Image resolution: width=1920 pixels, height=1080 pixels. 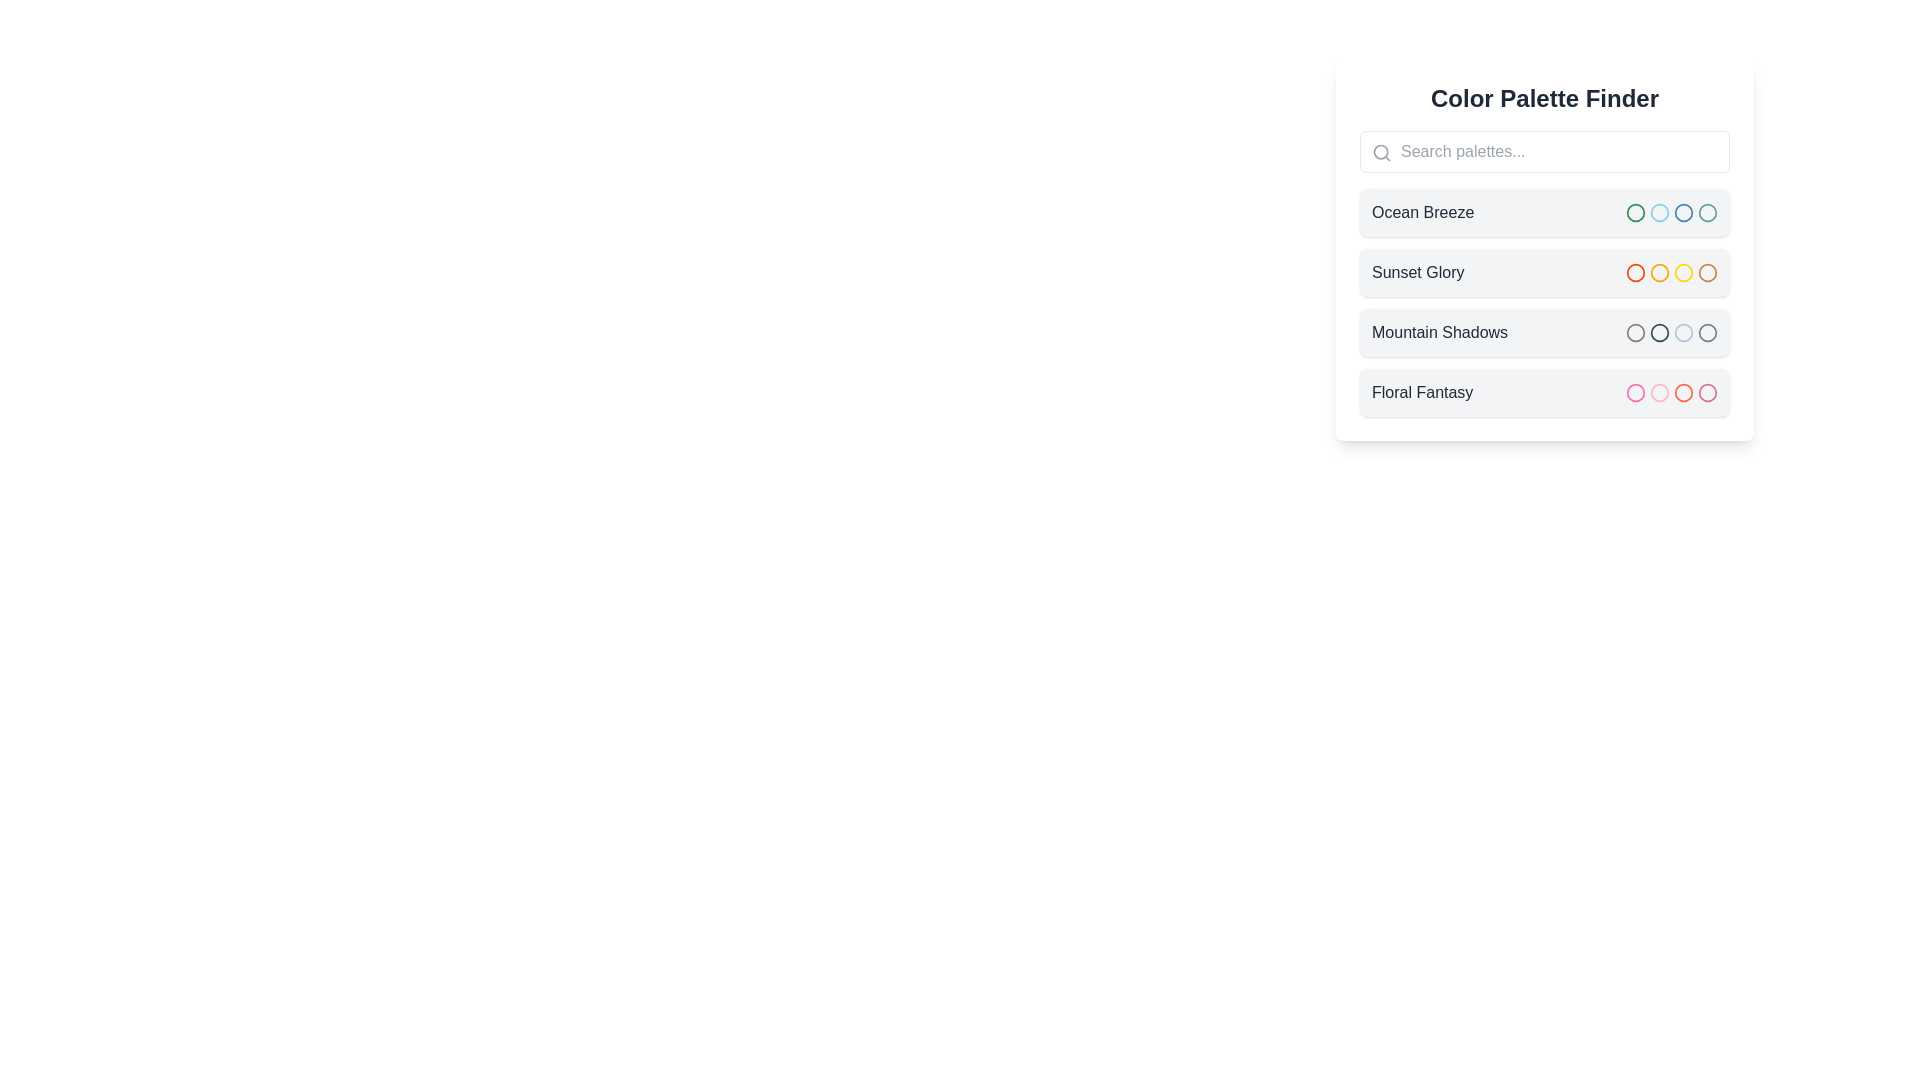 What do you see at coordinates (1707, 393) in the screenshot?
I see `the fourth circular icon with a soft pink border in the 'Floral Fantasy' palette row` at bounding box center [1707, 393].